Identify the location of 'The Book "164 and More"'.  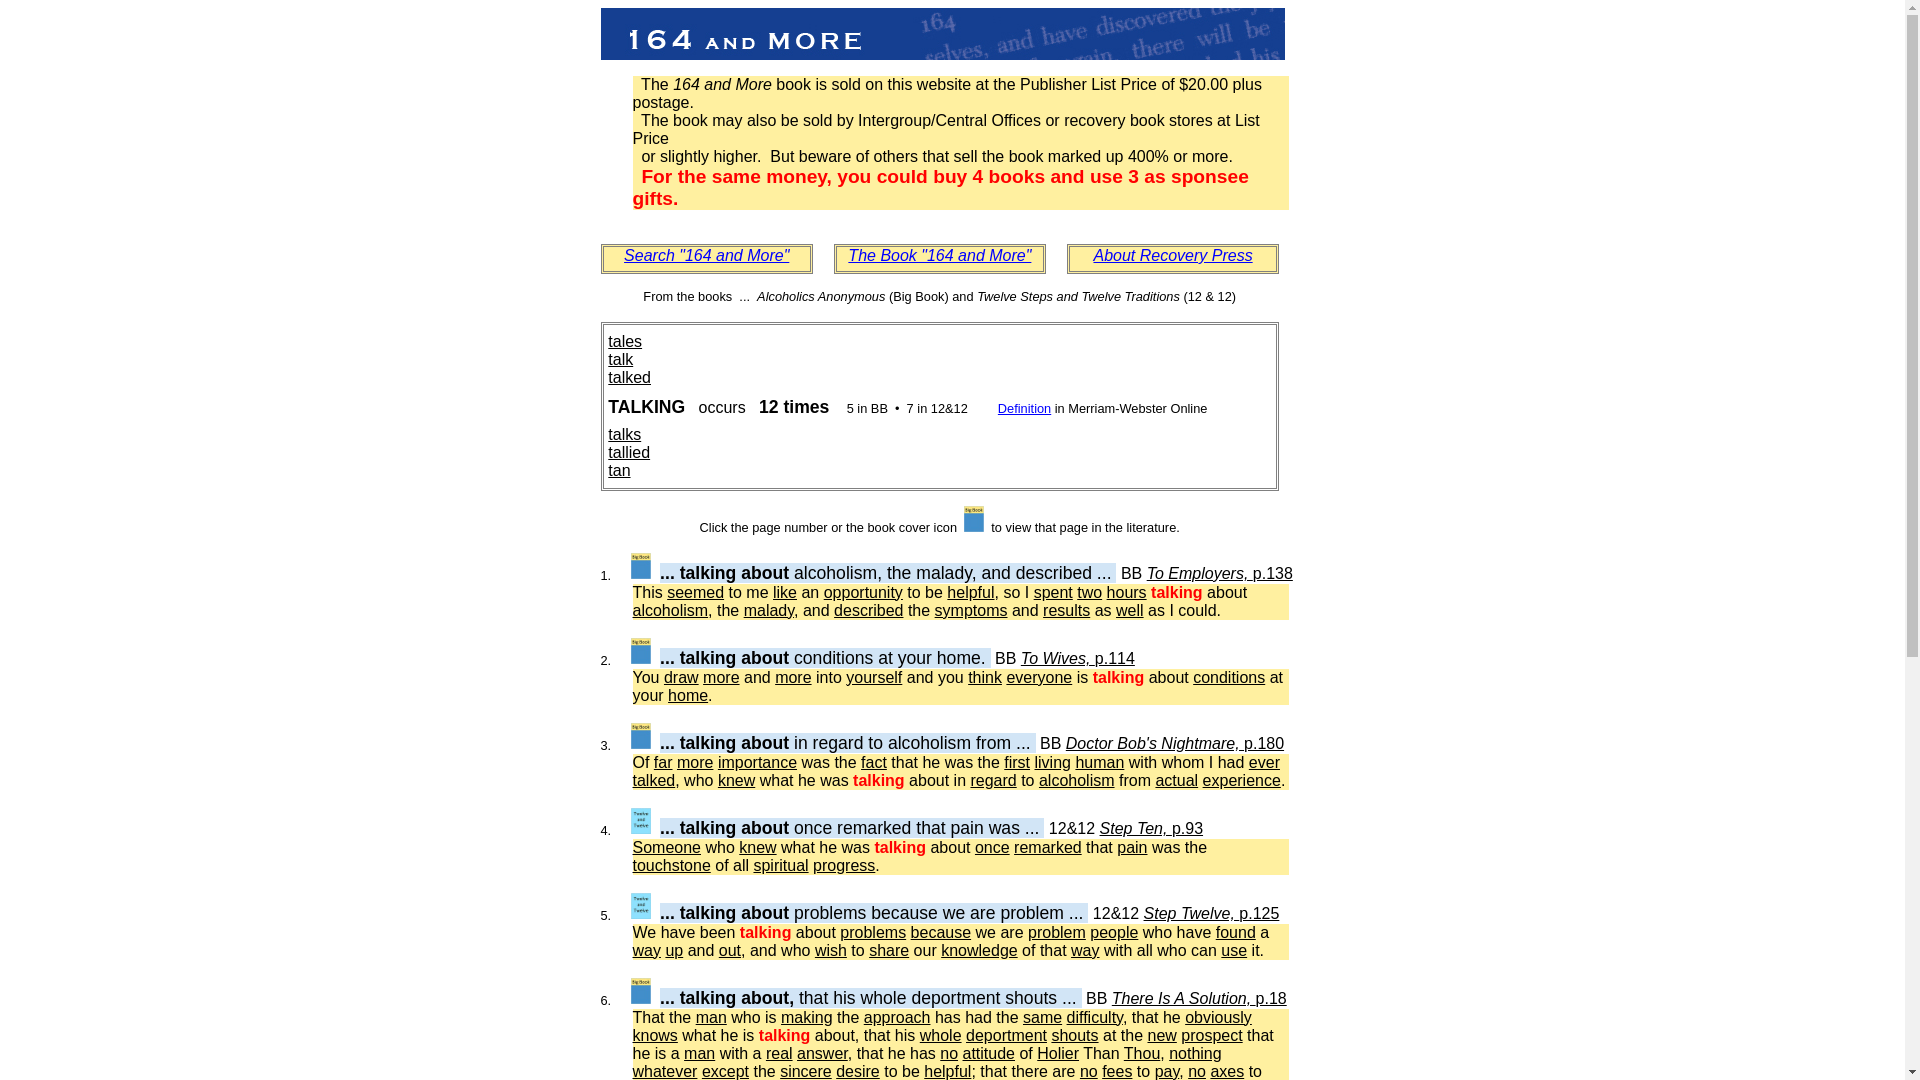
(848, 254).